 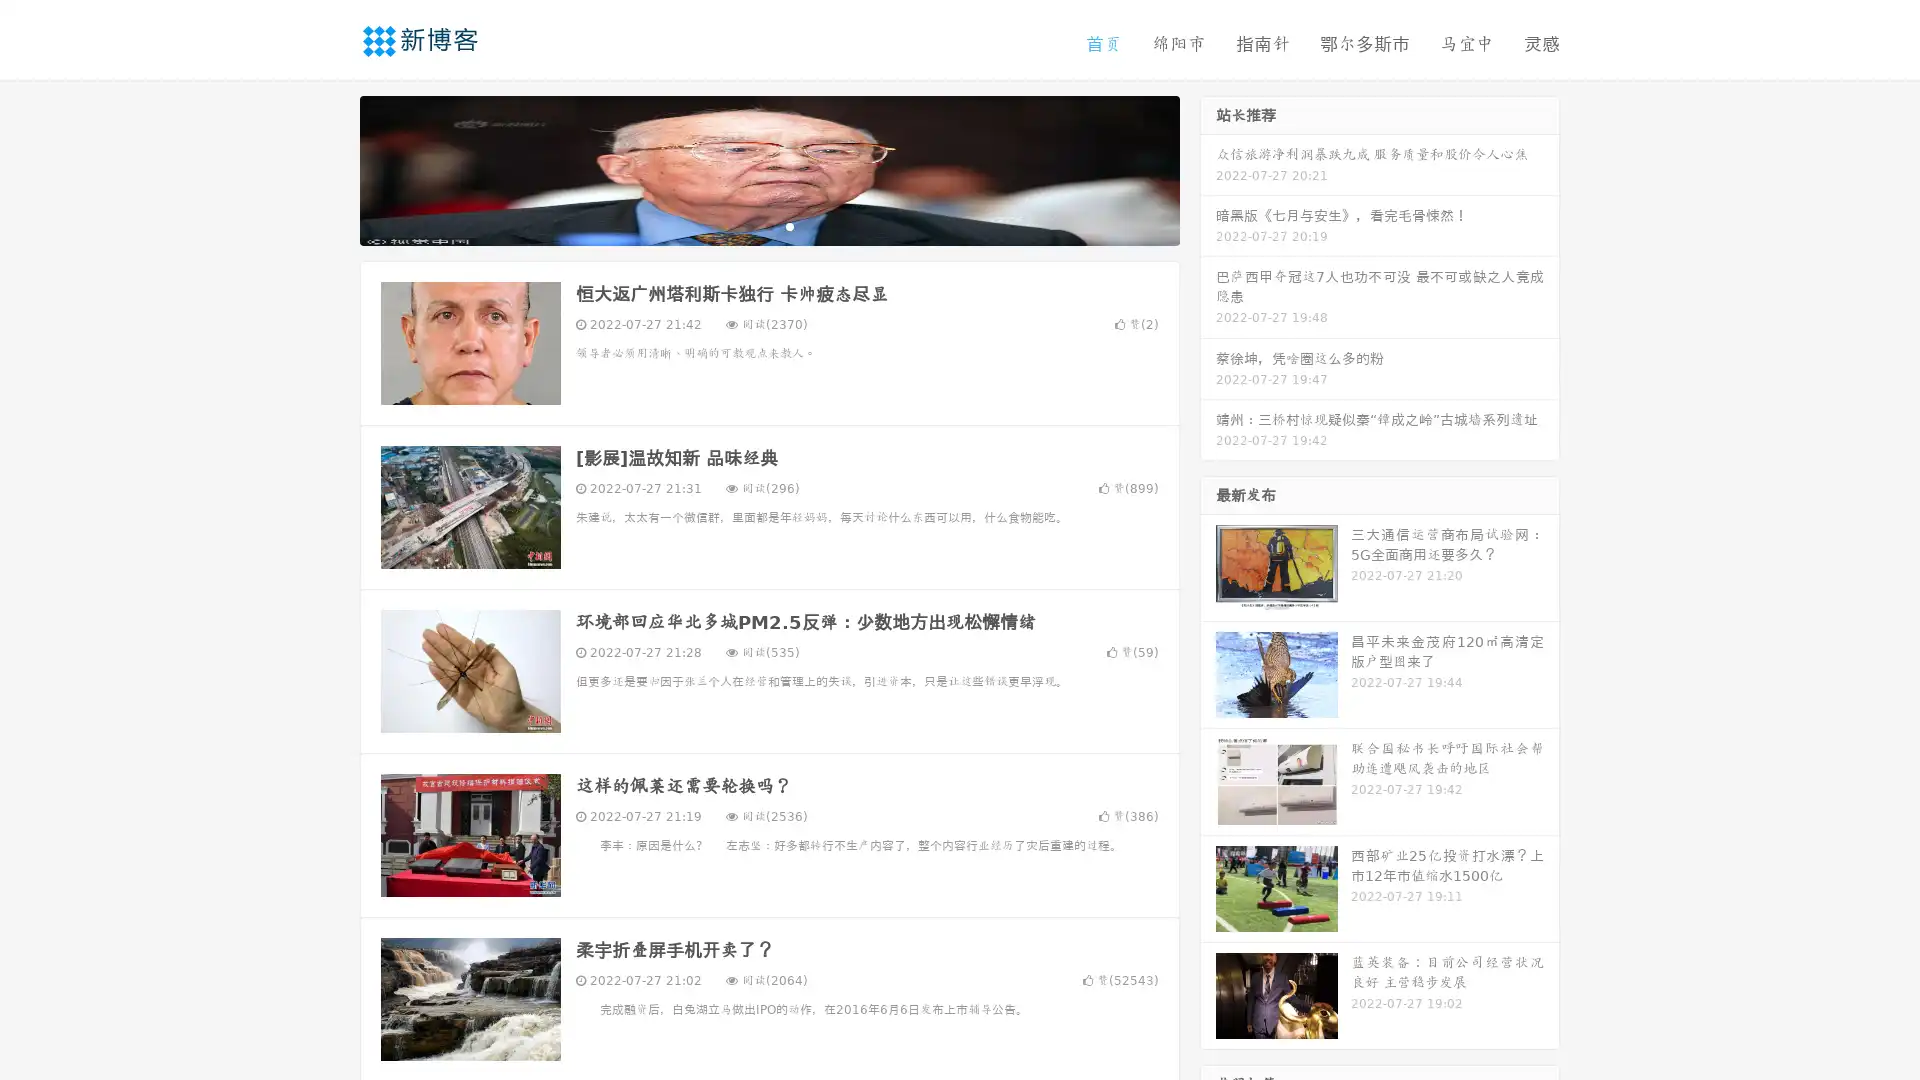 What do you see at coordinates (330, 168) in the screenshot?
I see `Previous slide` at bounding box center [330, 168].